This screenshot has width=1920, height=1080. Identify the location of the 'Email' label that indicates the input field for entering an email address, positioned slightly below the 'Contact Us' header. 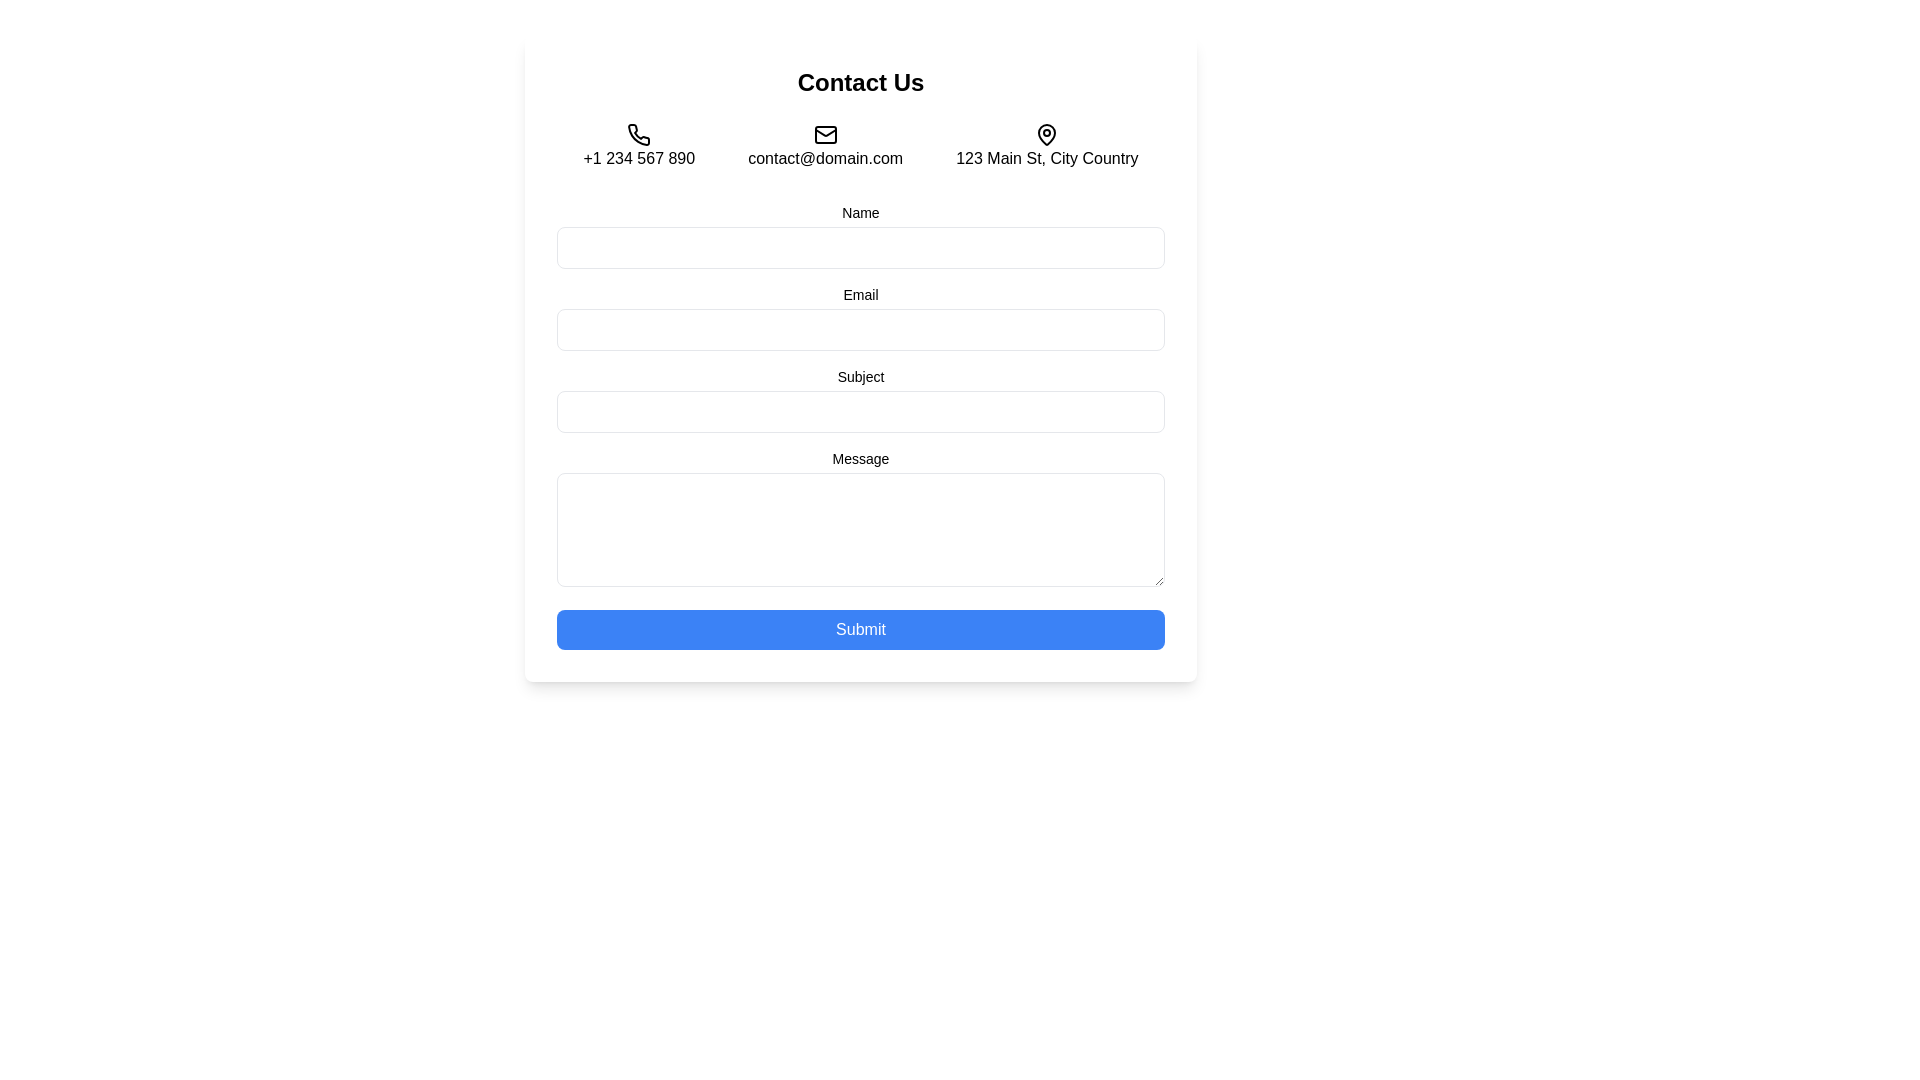
(860, 294).